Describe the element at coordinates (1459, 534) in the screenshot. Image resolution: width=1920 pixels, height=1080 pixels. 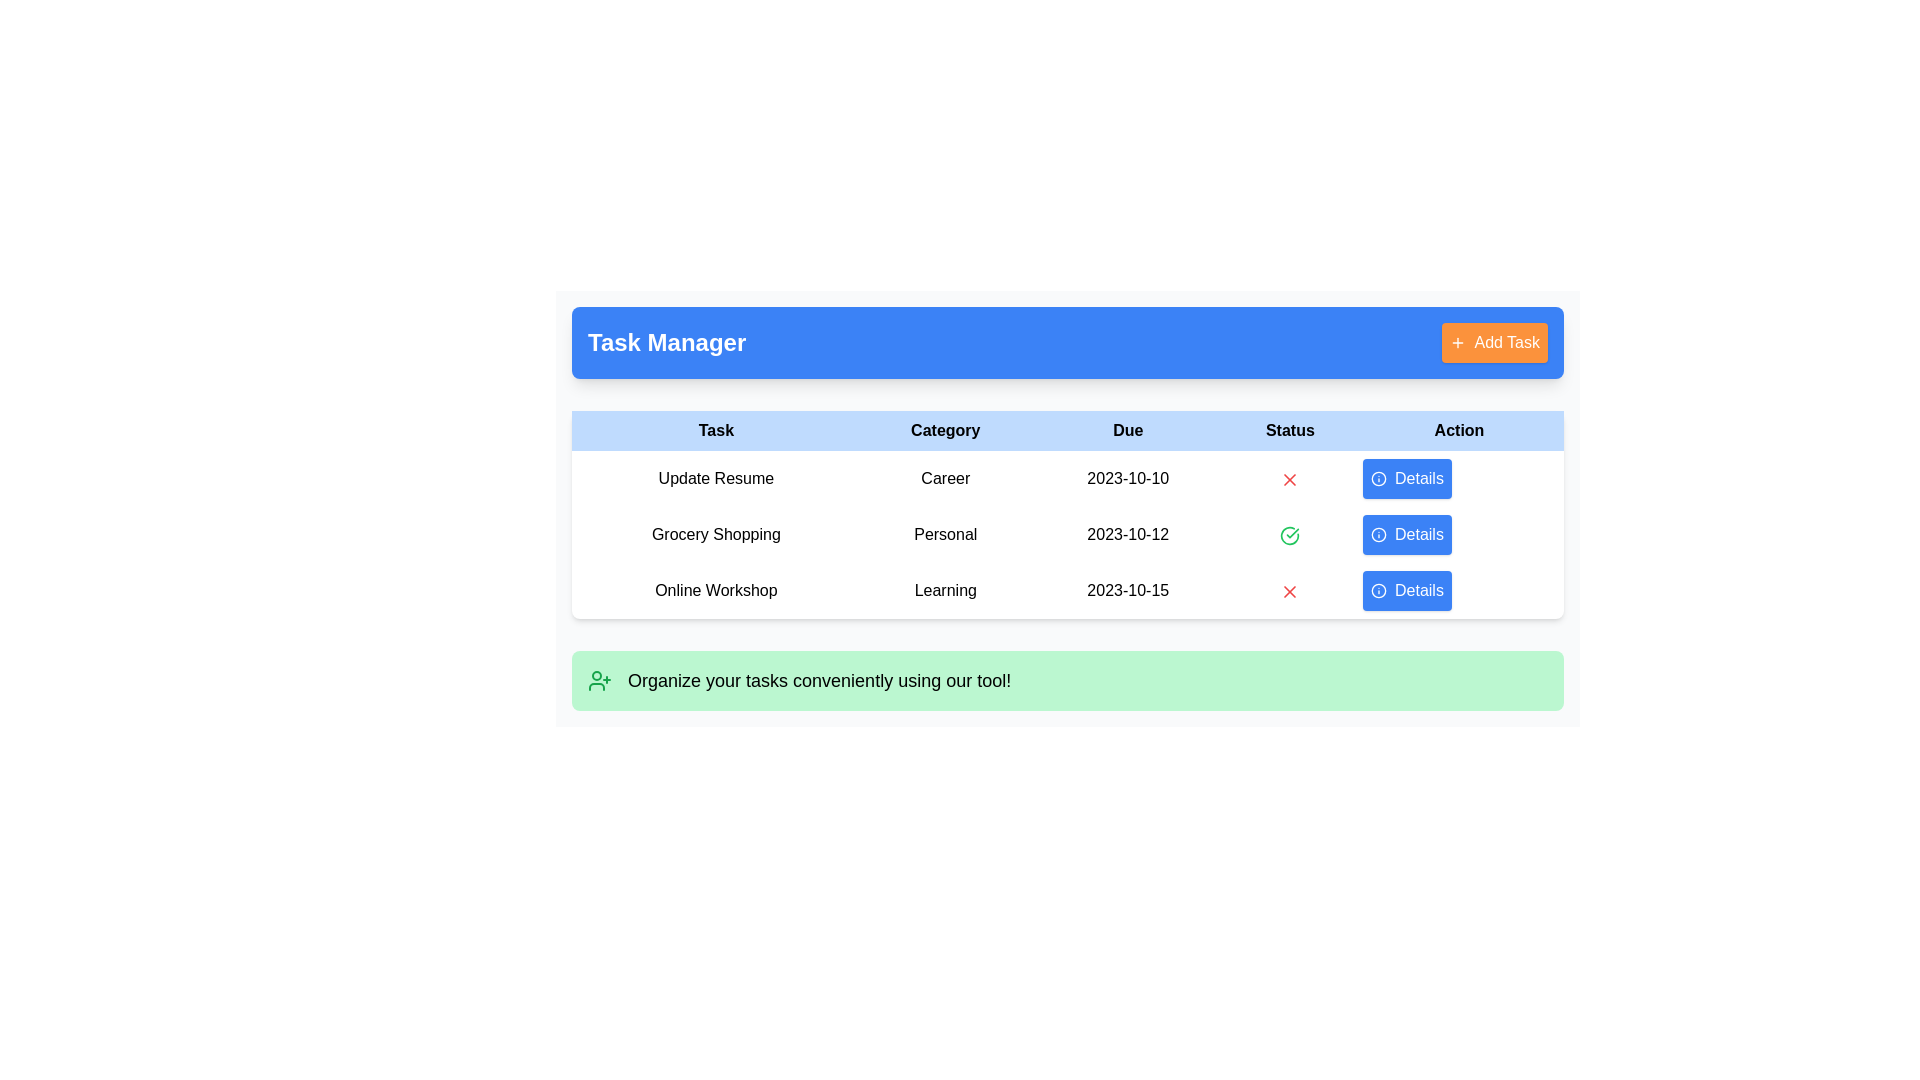
I see `the button in the 'Action' column of the 'Task Manager' table for the task 'Grocery Shopping'` at that location.